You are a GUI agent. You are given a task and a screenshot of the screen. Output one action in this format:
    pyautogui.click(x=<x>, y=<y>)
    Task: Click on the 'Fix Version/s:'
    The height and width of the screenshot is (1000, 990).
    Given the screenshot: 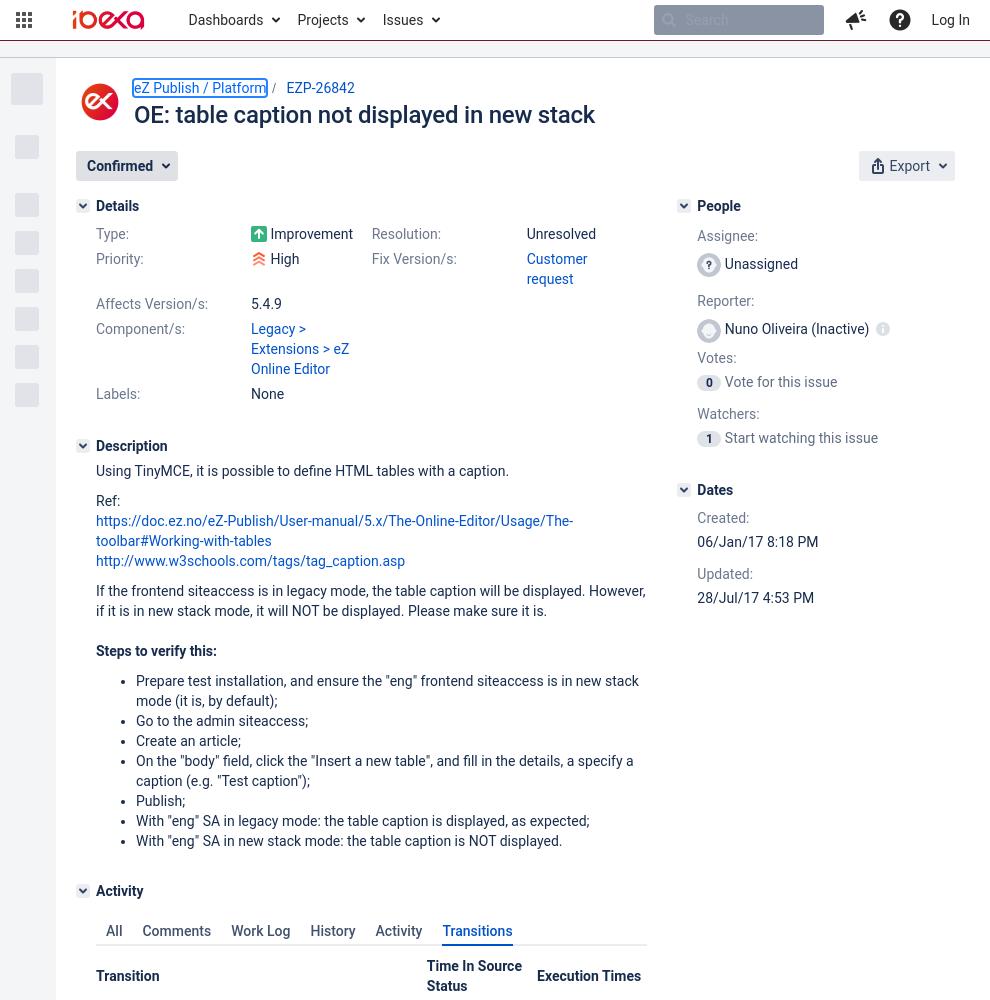 What is the action you would take?
    pyautogui.click(x=412, y=259)
    